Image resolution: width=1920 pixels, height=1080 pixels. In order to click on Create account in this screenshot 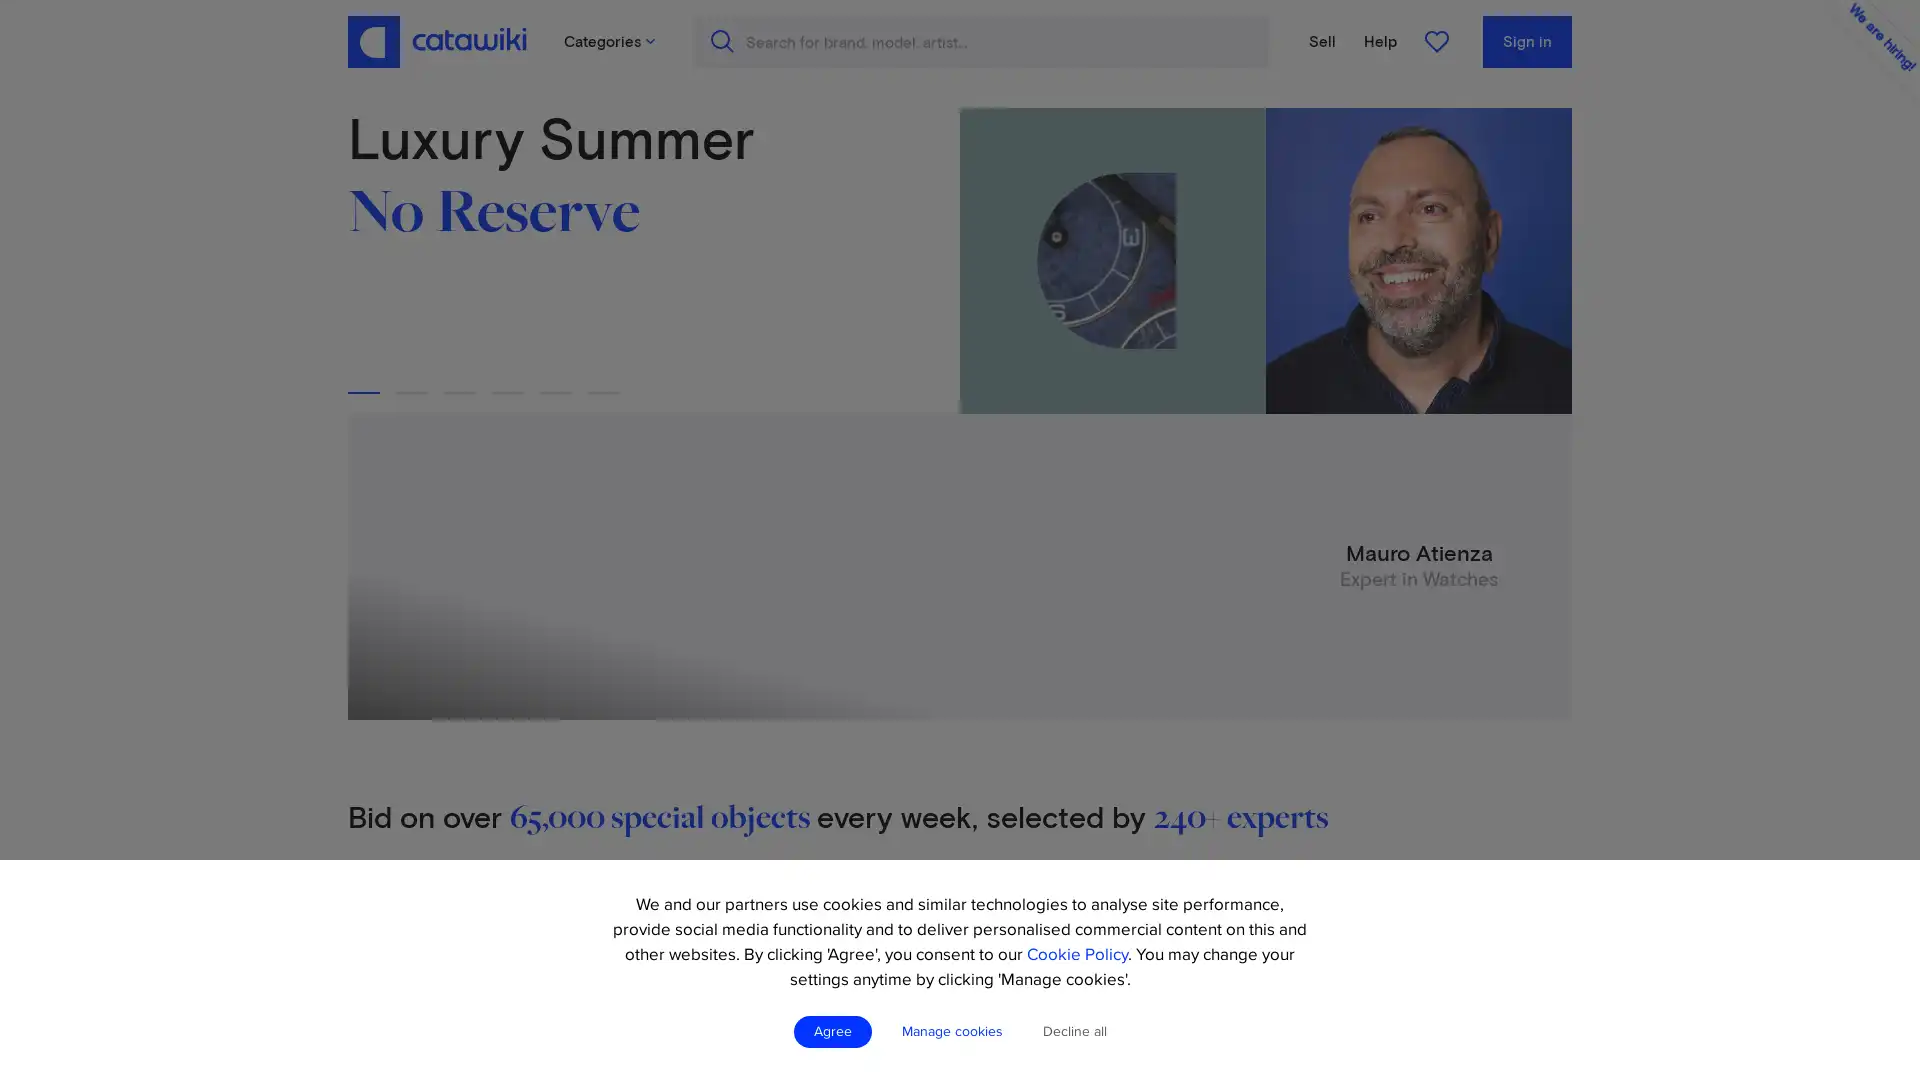, I will do `click(1635, 950)`.